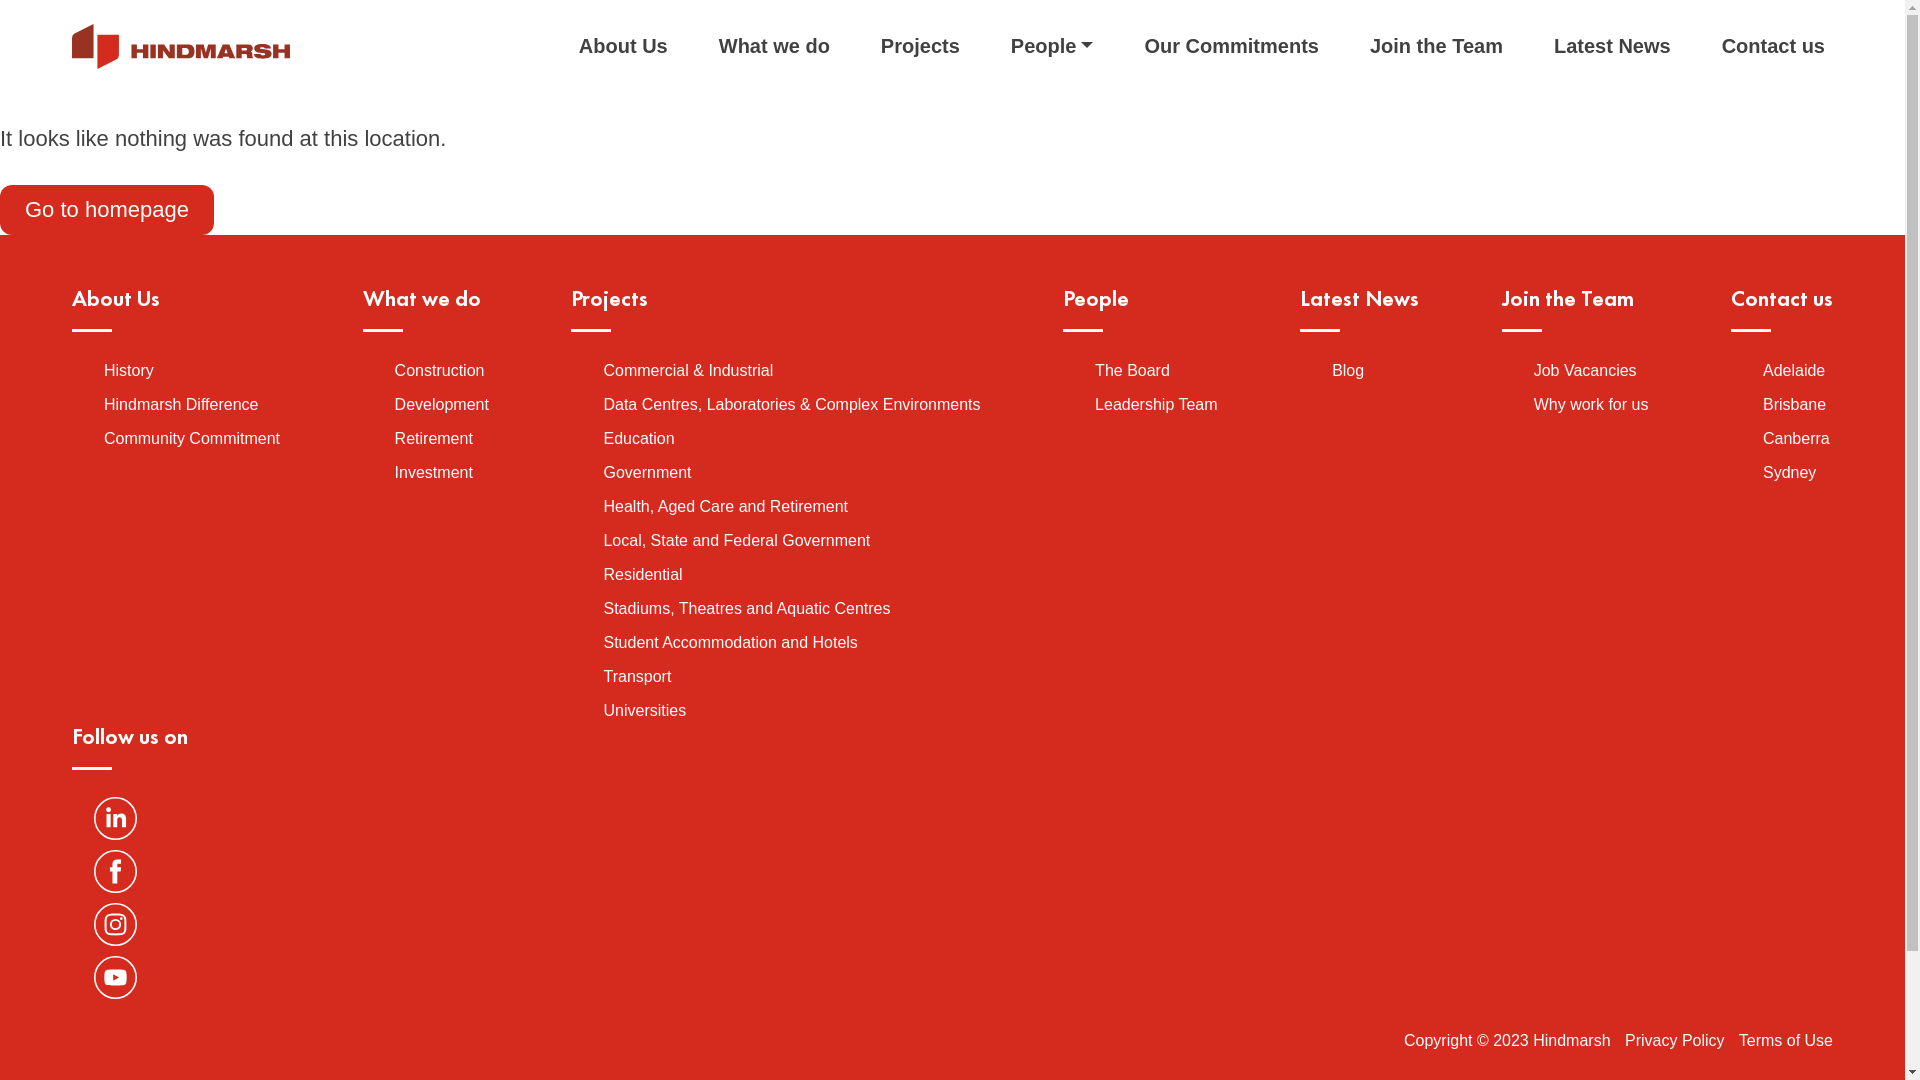 This screenshot has height=1080, width=1920. What do you see at coordinates (1794, 404) in the screenshot?
I see `'Brisbane'` at bounding box center [1794, 404].